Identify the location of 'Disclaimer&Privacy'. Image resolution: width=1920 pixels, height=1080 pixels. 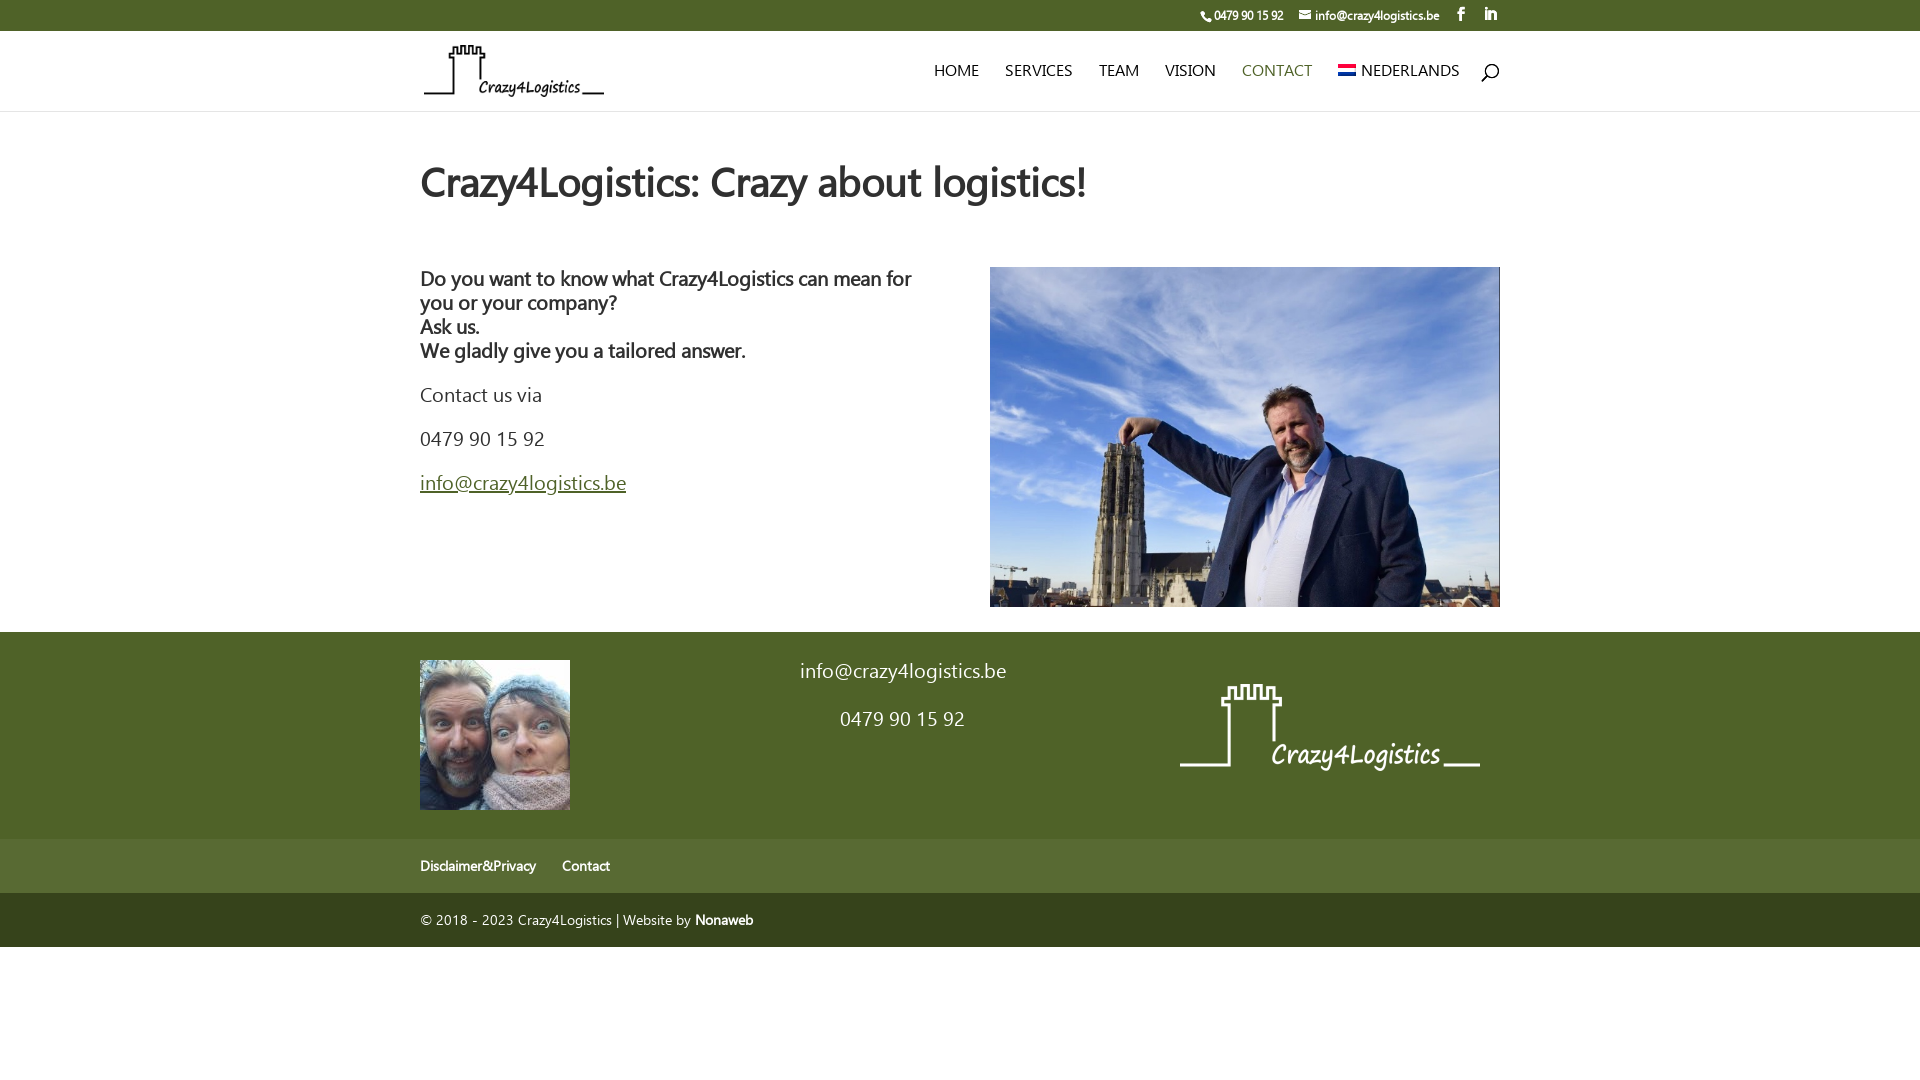
(477, 864).